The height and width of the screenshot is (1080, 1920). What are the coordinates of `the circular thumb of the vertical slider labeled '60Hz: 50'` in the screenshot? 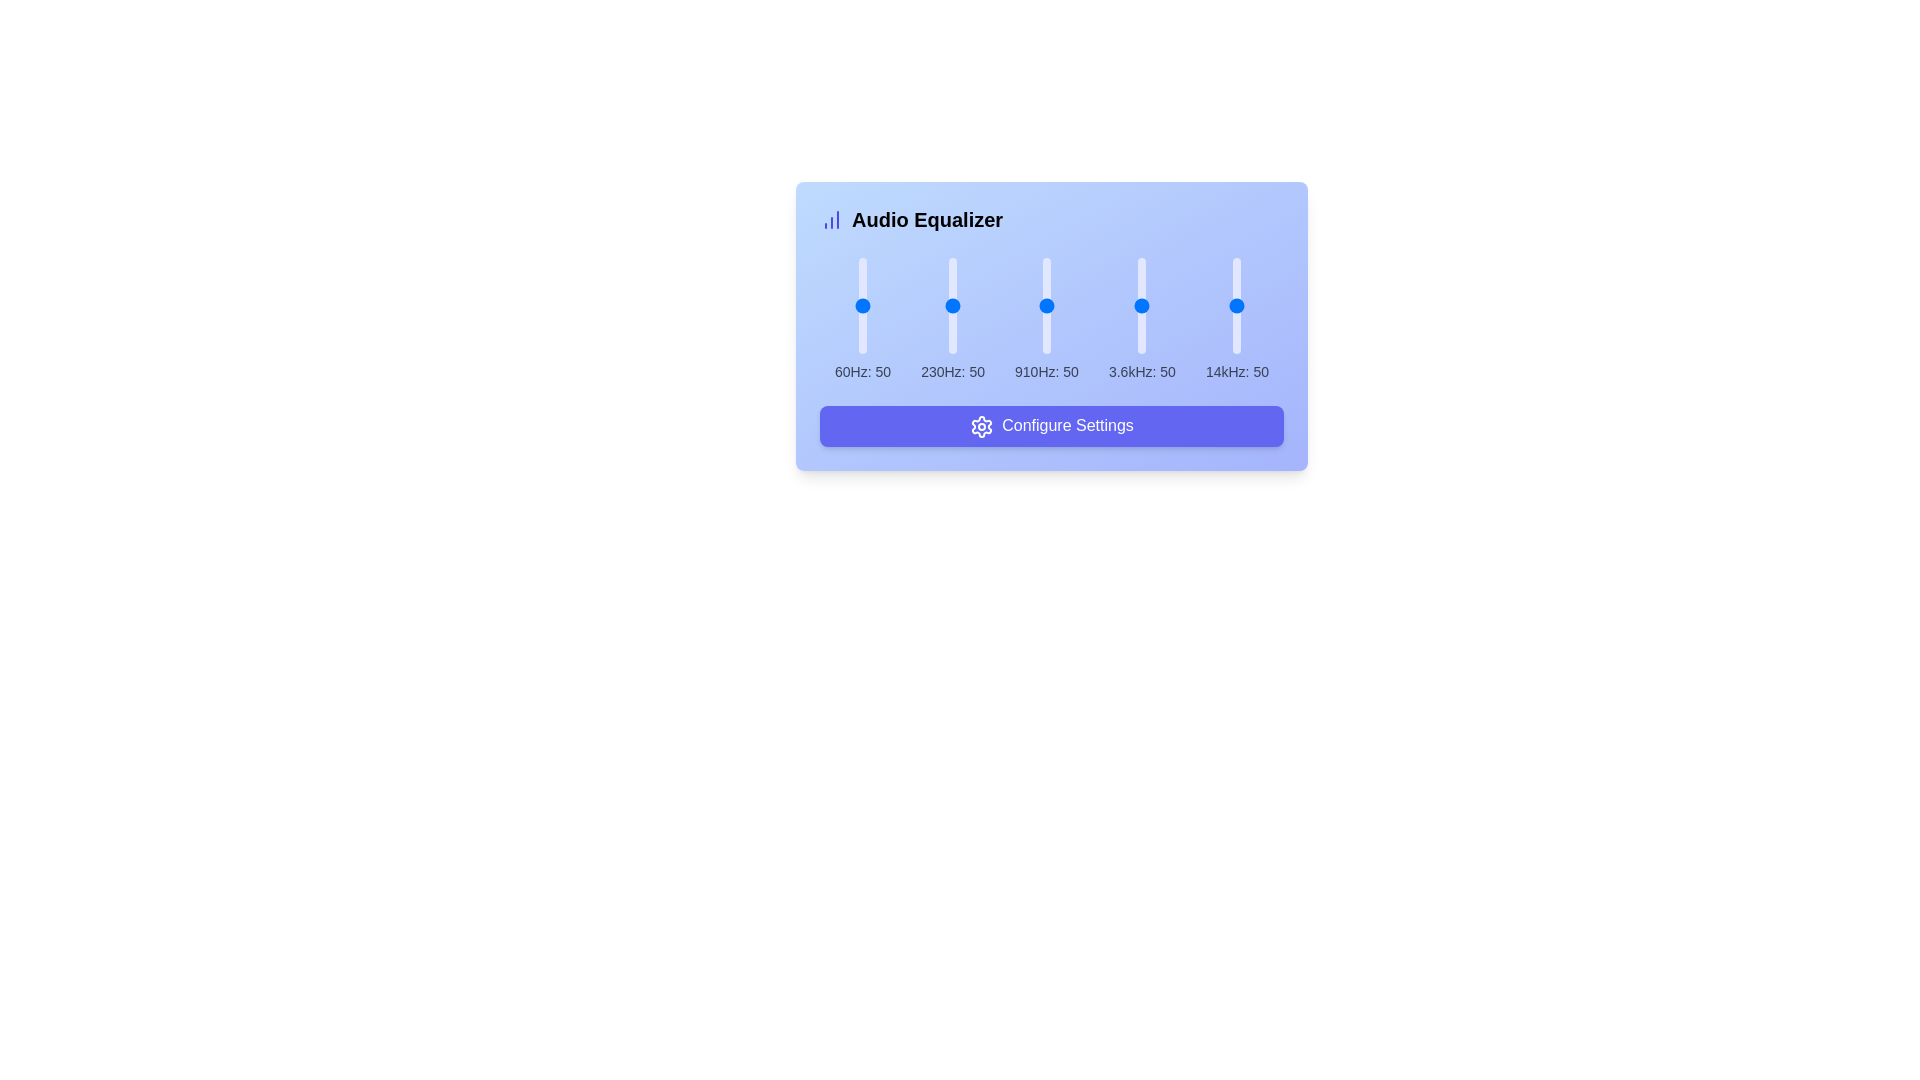 It's located at (863, 319).